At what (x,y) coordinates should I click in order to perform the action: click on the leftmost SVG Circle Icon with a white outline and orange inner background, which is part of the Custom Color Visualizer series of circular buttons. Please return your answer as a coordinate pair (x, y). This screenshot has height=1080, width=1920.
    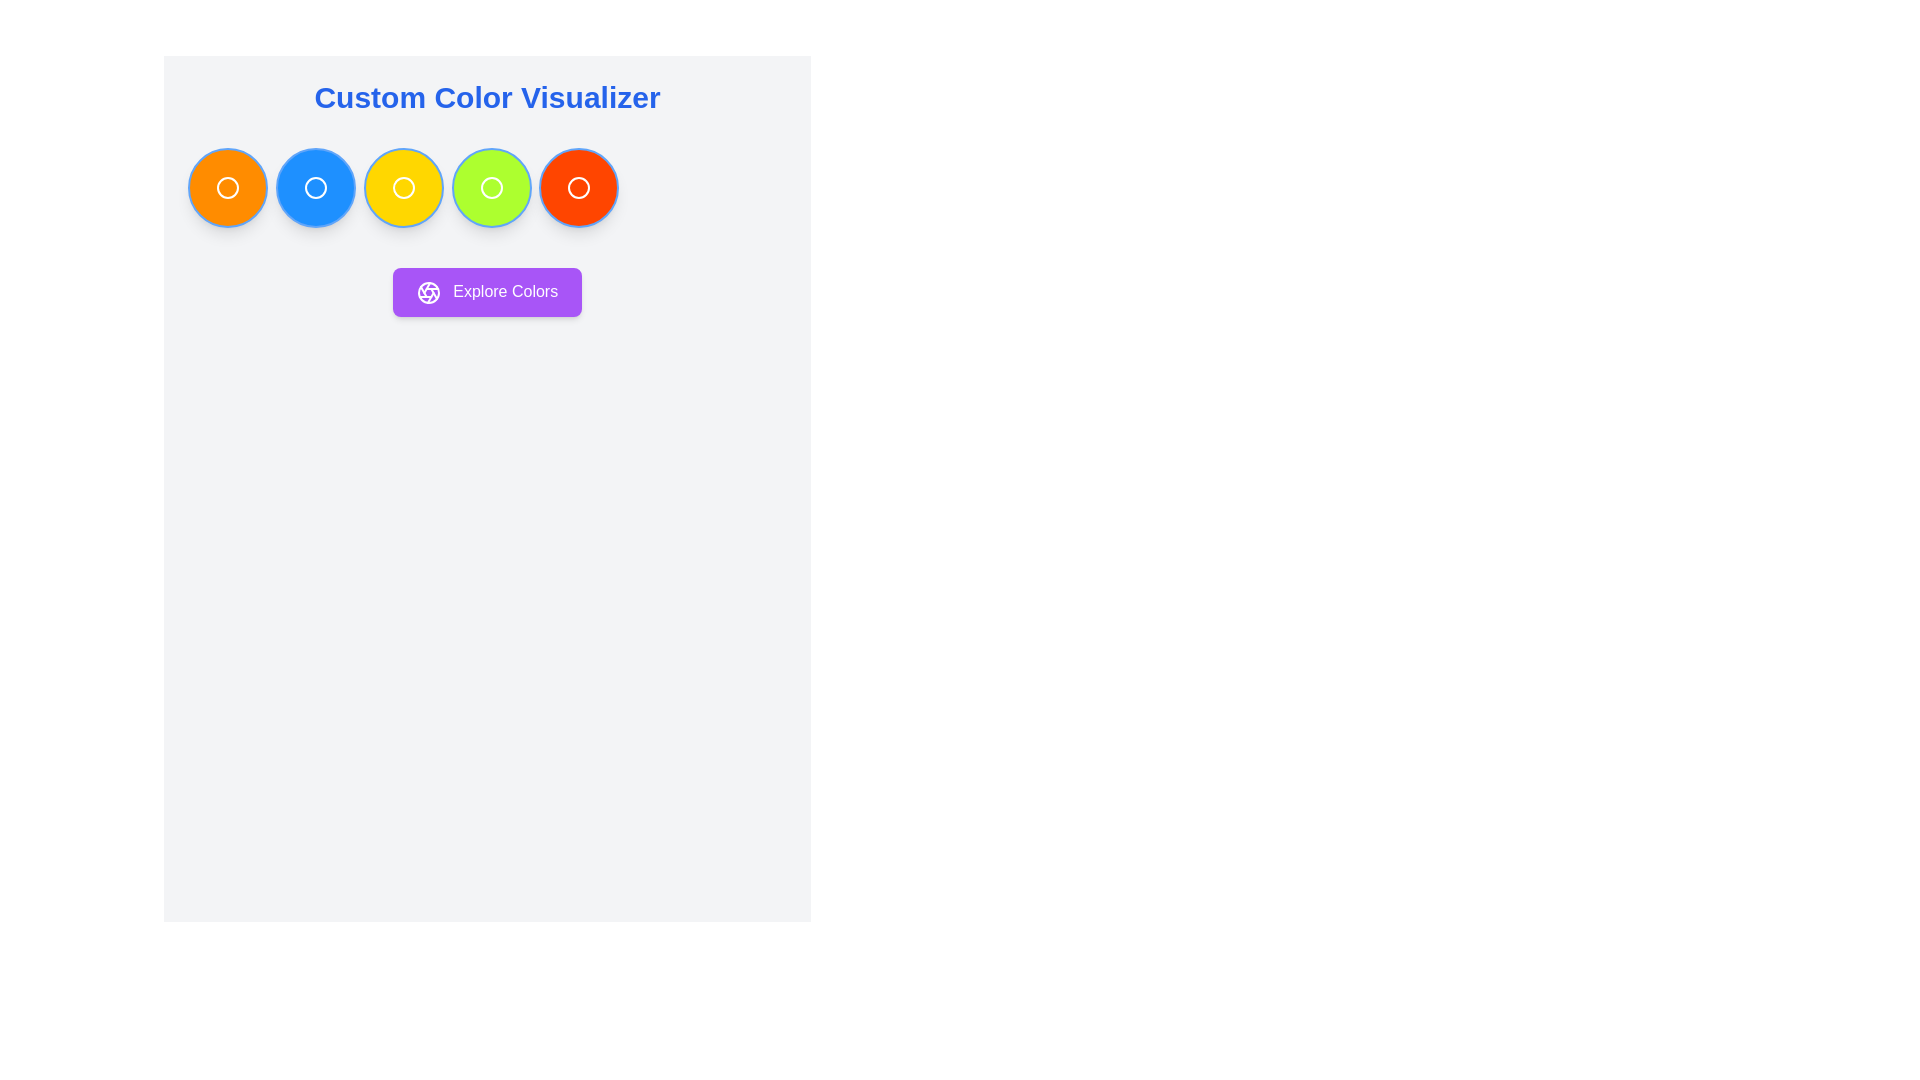
    Looking at the image, I should click on (227, 188).